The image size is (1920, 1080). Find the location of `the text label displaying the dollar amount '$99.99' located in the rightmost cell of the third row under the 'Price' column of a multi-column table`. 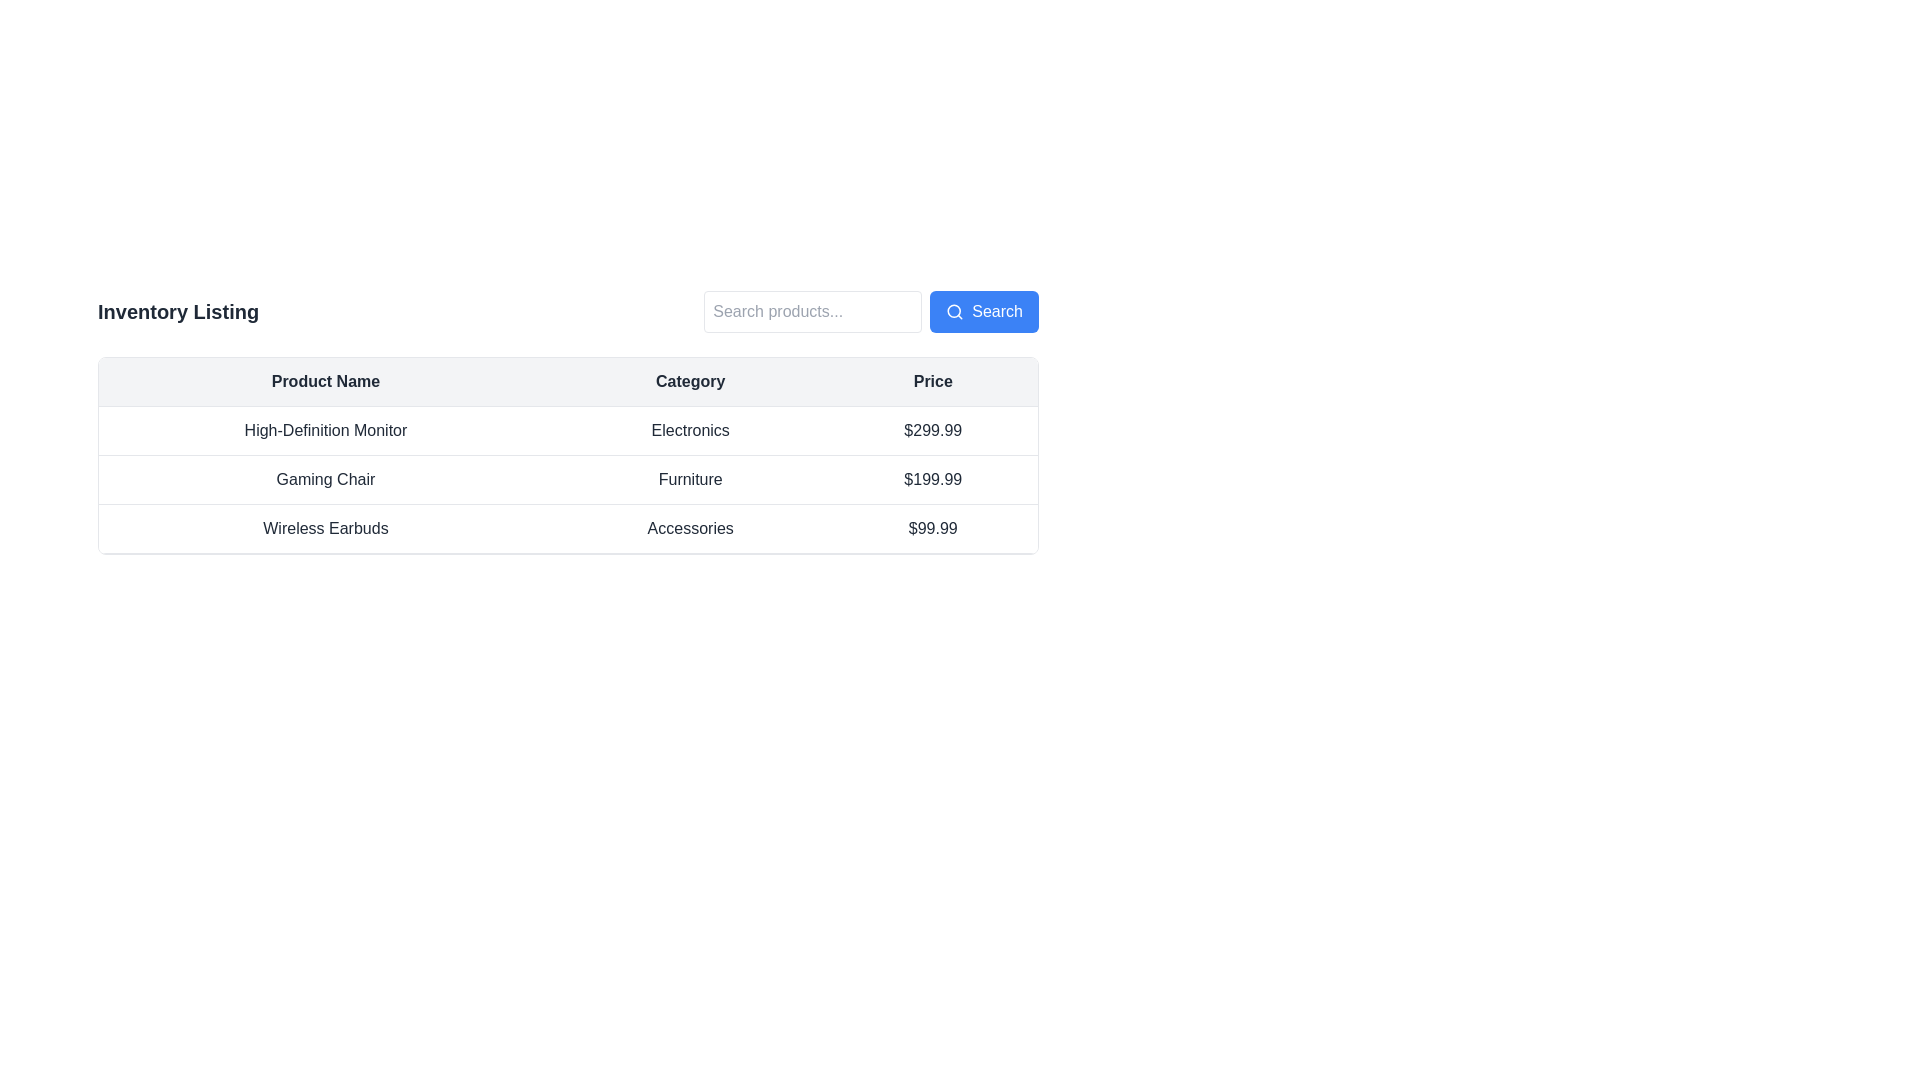

the text label displaying the dollar amount '$99.99' located in the rightmost cell of the third row under the 'Price' column of a multi-column table is located at coordinates (932, 527).